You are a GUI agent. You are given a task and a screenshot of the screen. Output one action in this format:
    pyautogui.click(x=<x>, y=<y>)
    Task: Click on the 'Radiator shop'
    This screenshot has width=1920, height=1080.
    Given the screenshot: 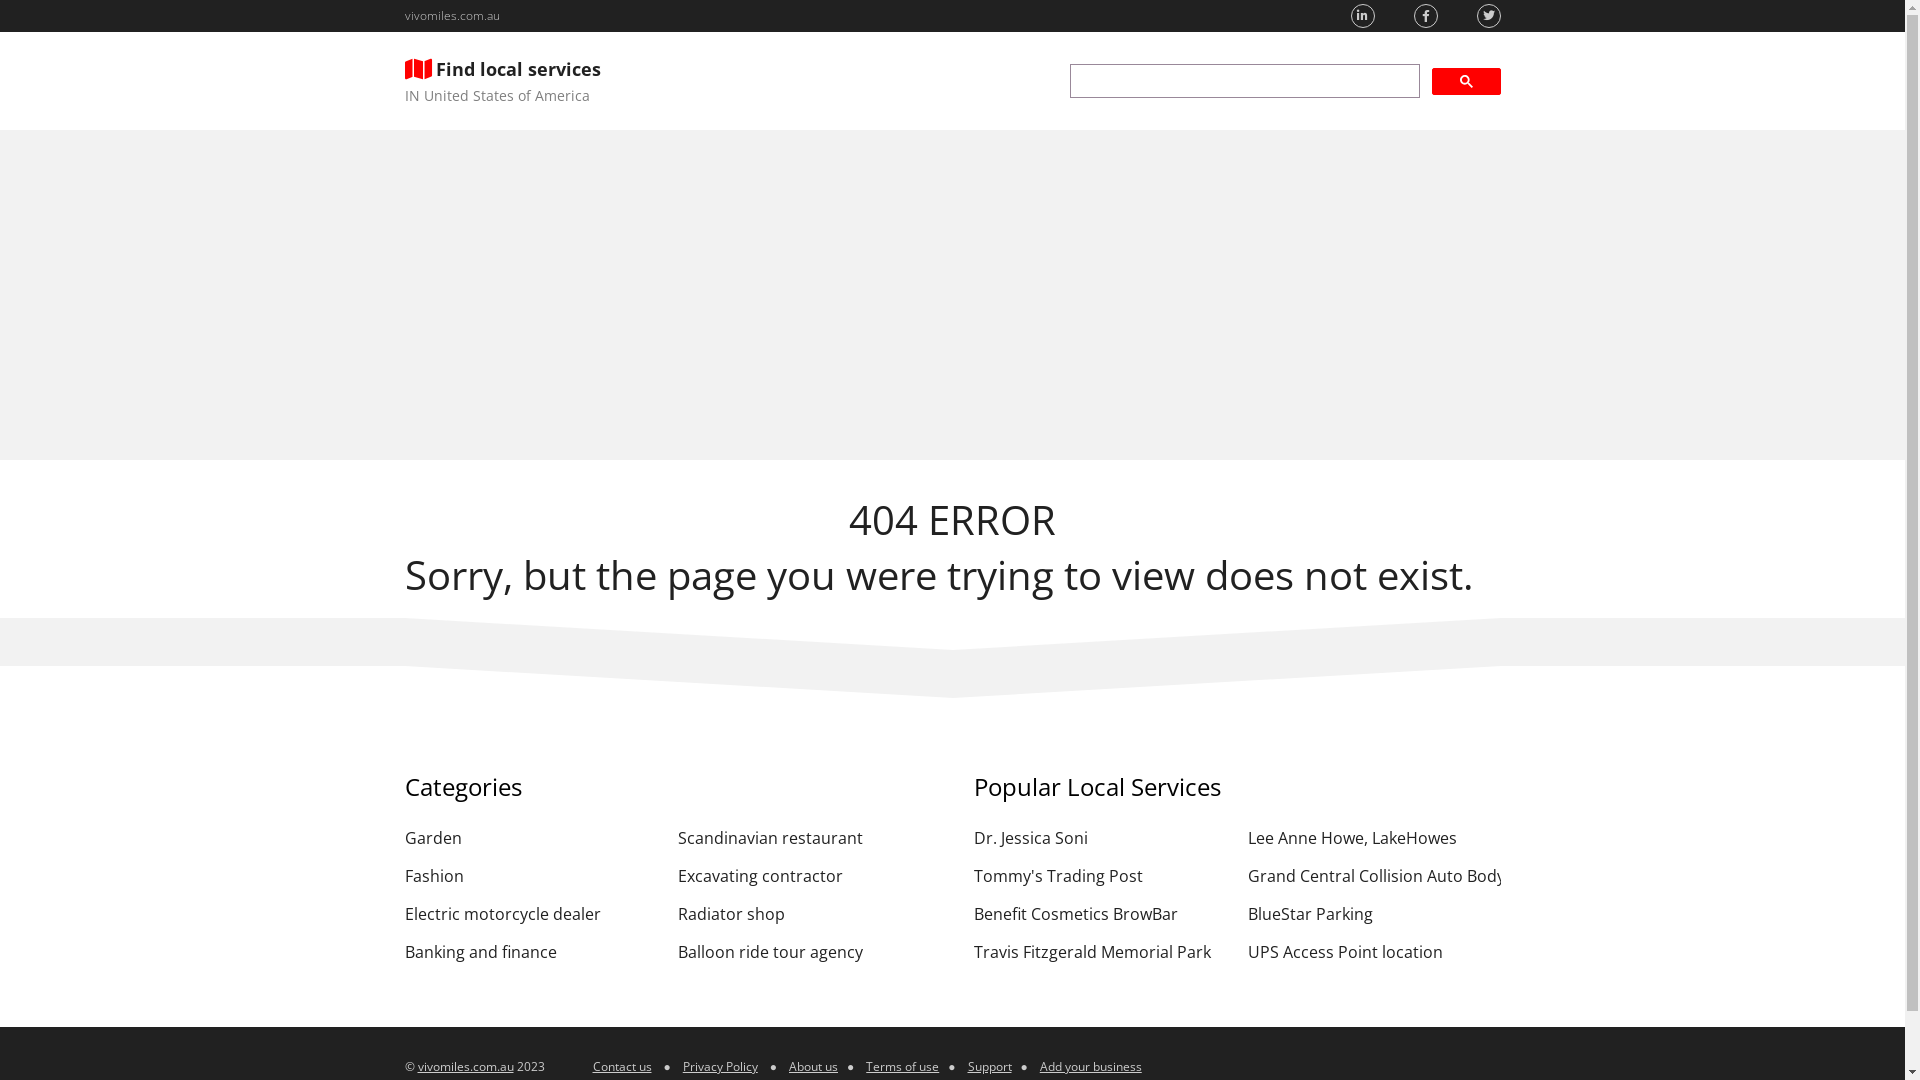 What is the action you would take?
    pyautogui.click(x=804, y=914)
    